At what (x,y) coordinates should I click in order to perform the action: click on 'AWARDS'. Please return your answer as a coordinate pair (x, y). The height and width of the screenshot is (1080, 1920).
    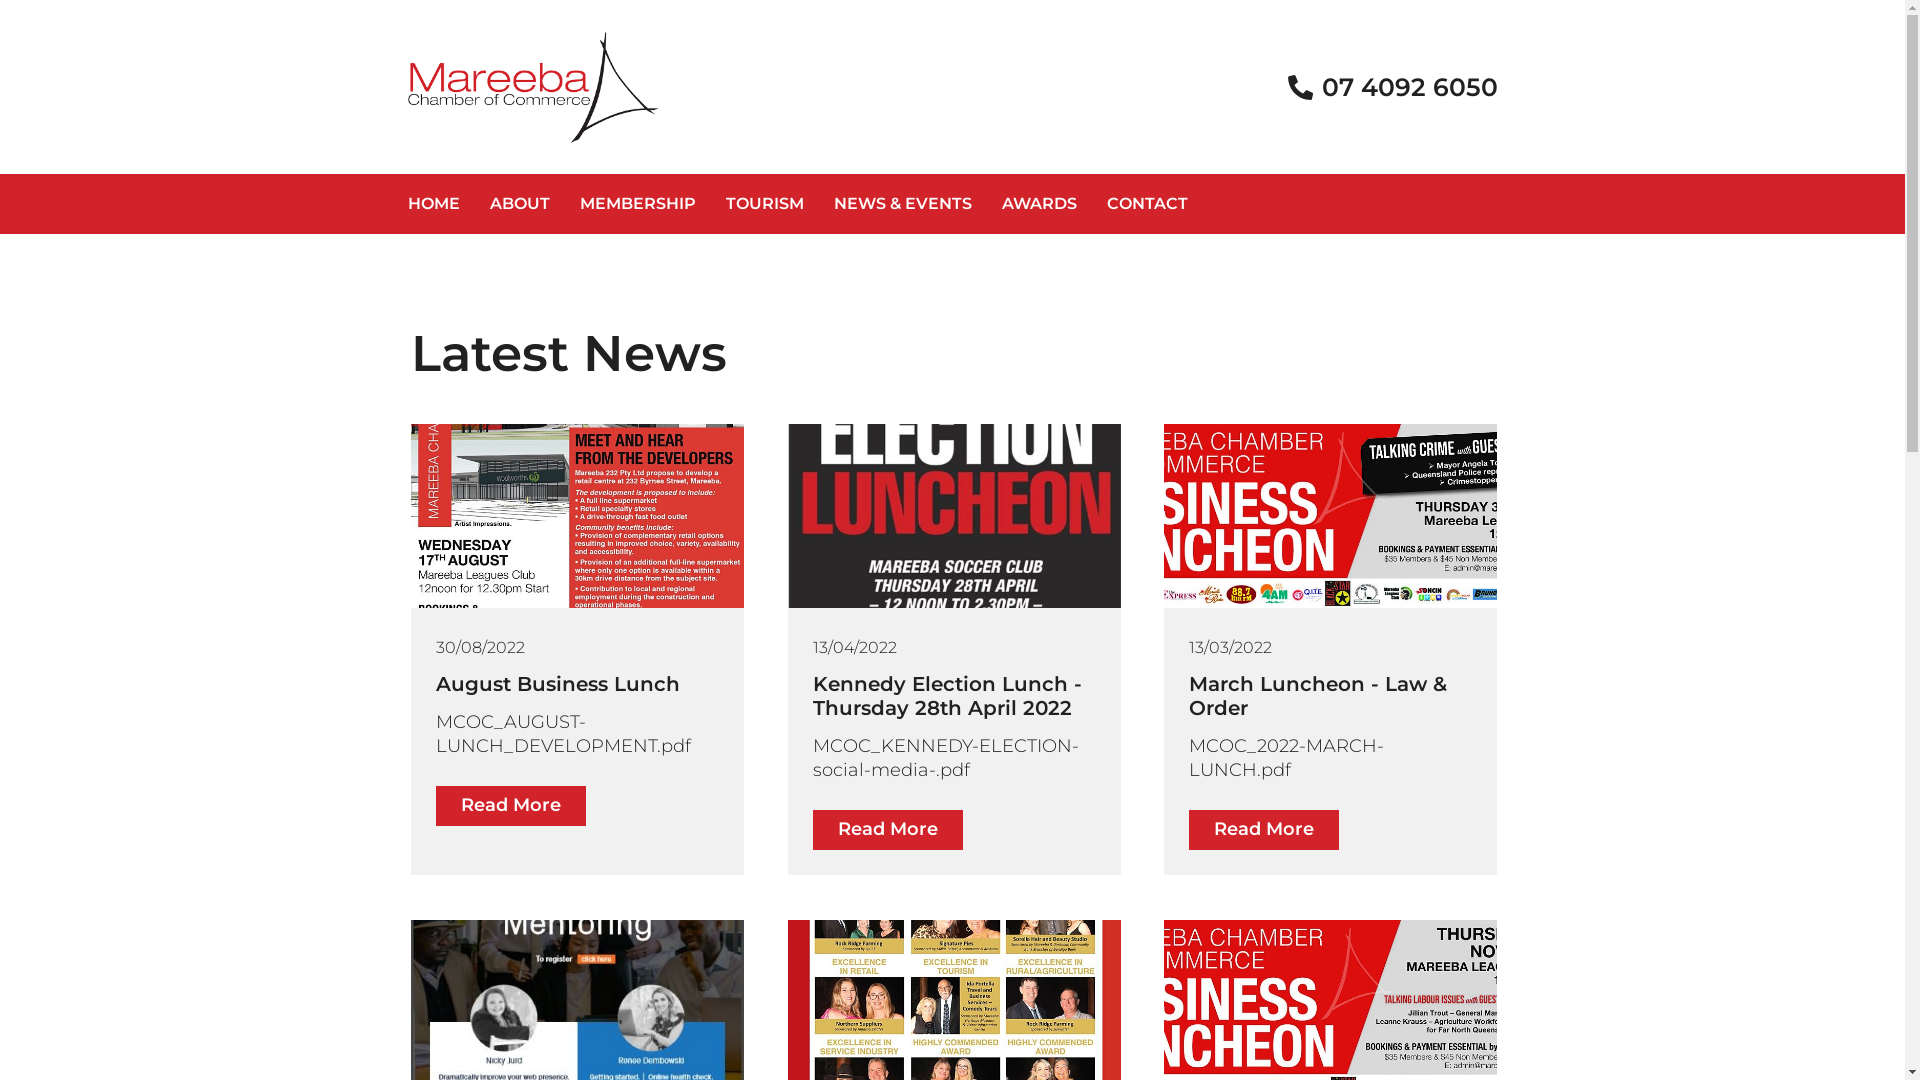
    Looking at the image, I should click on (1038, 204).